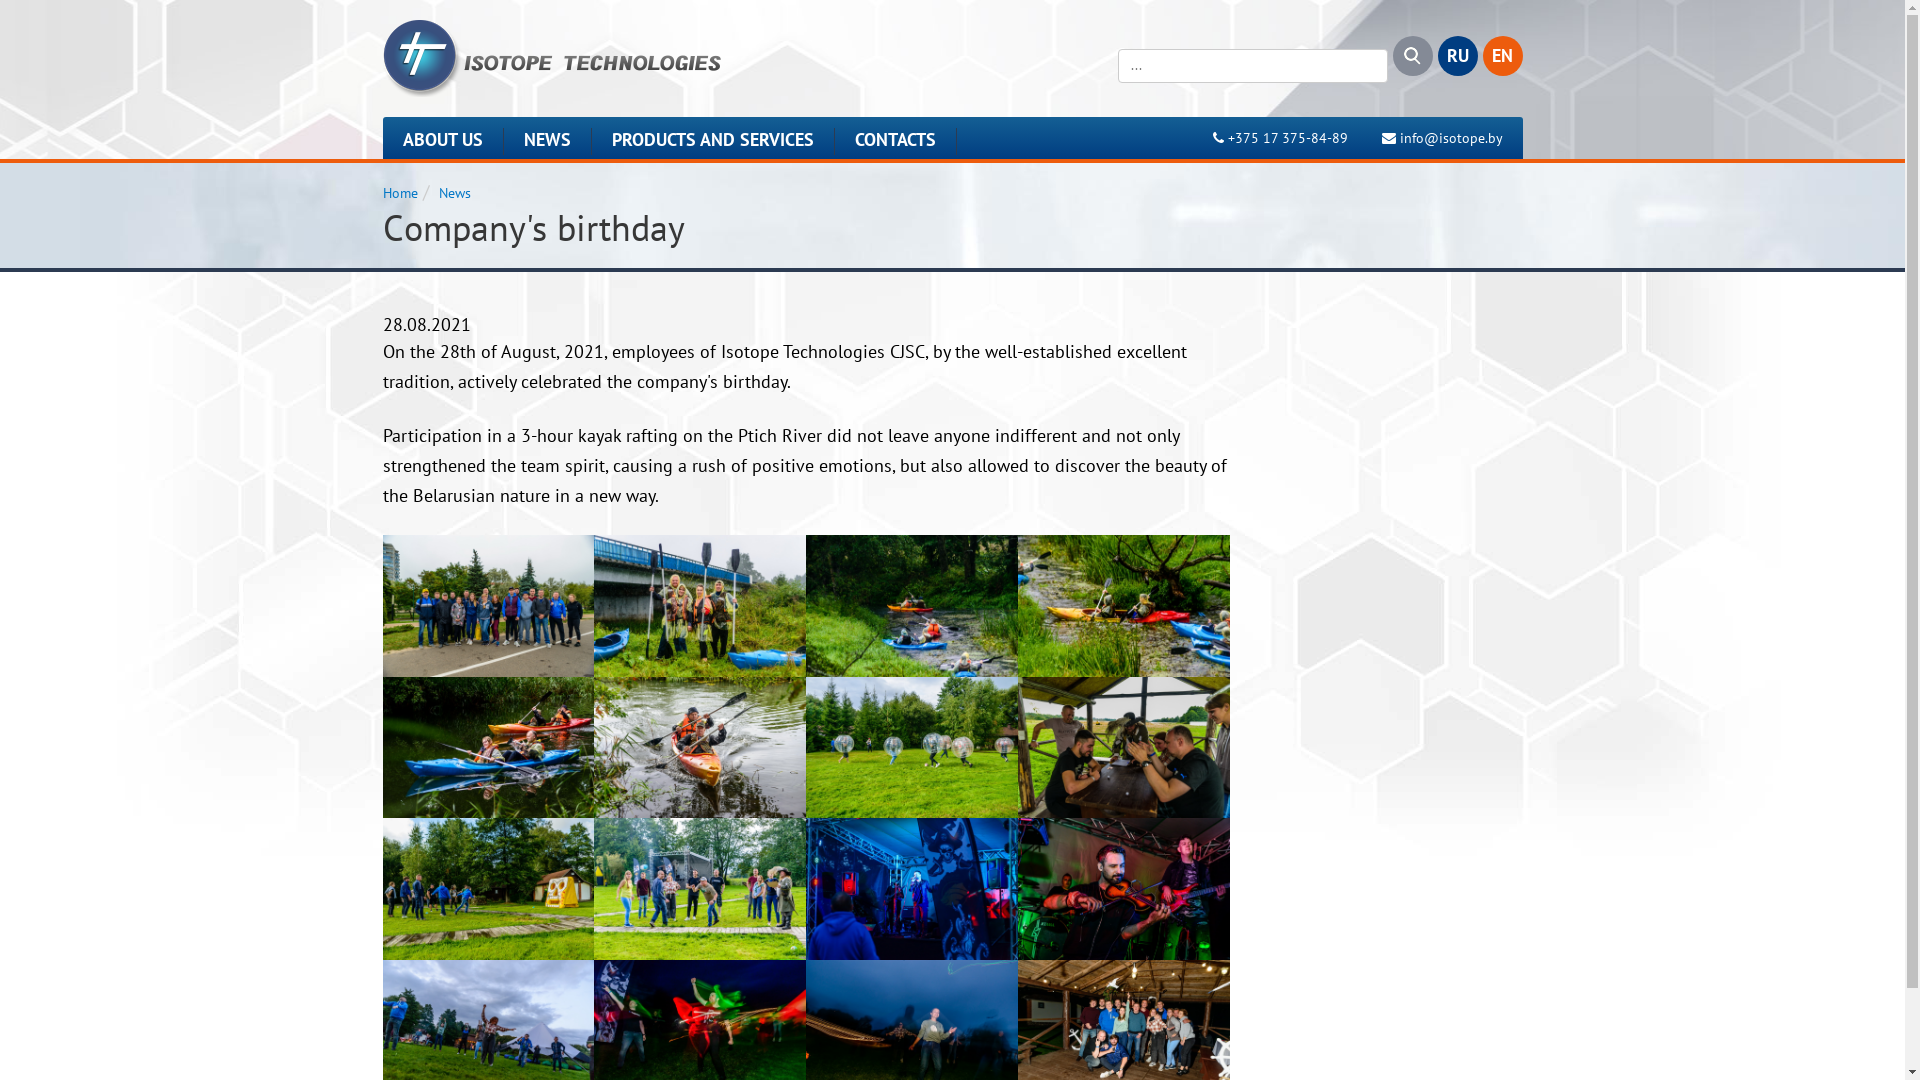 The height and width of the screenshot is (1080, 1920). I want to click on '23th-2021', so click(700, 887).